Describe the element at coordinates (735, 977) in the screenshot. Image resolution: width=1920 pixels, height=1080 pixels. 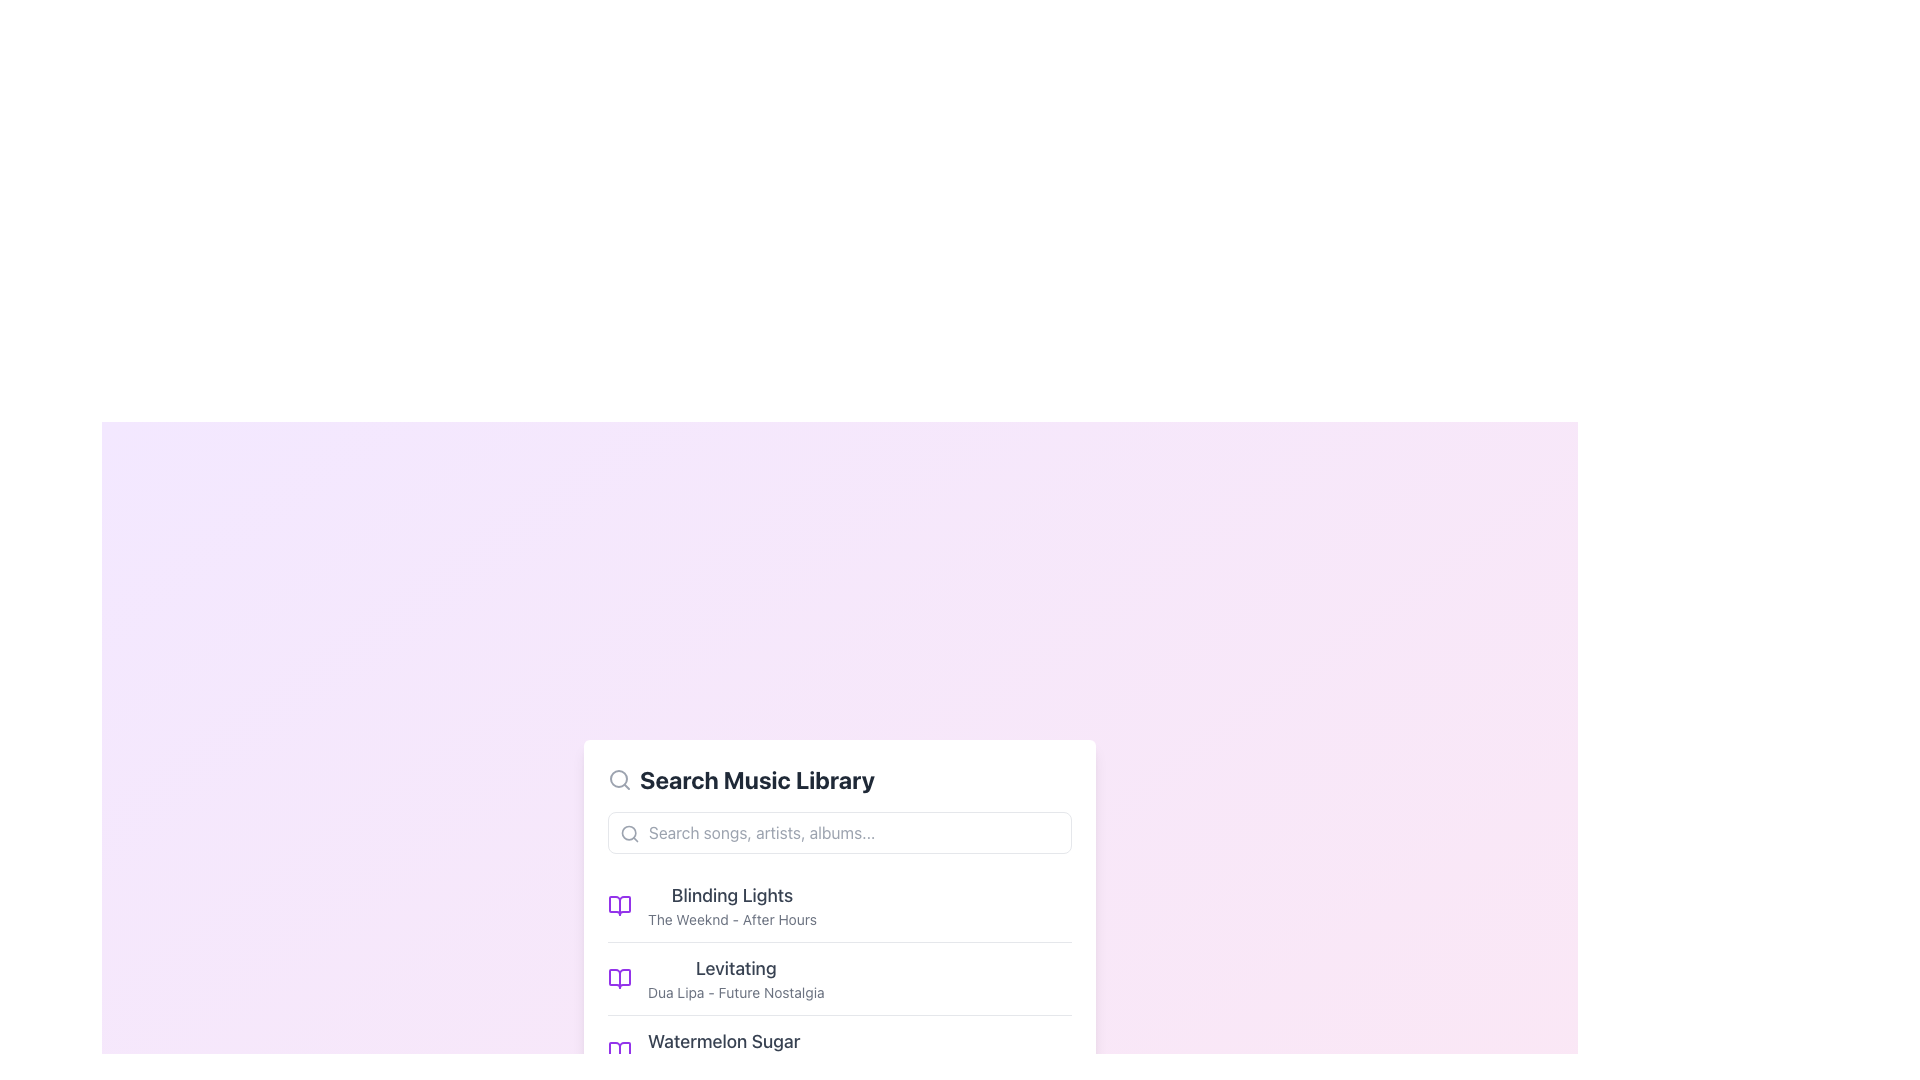
I see `the 'Levitating' text display element, which features the title in a bold dark gray font and the artist information below it, to play the song` at that location.